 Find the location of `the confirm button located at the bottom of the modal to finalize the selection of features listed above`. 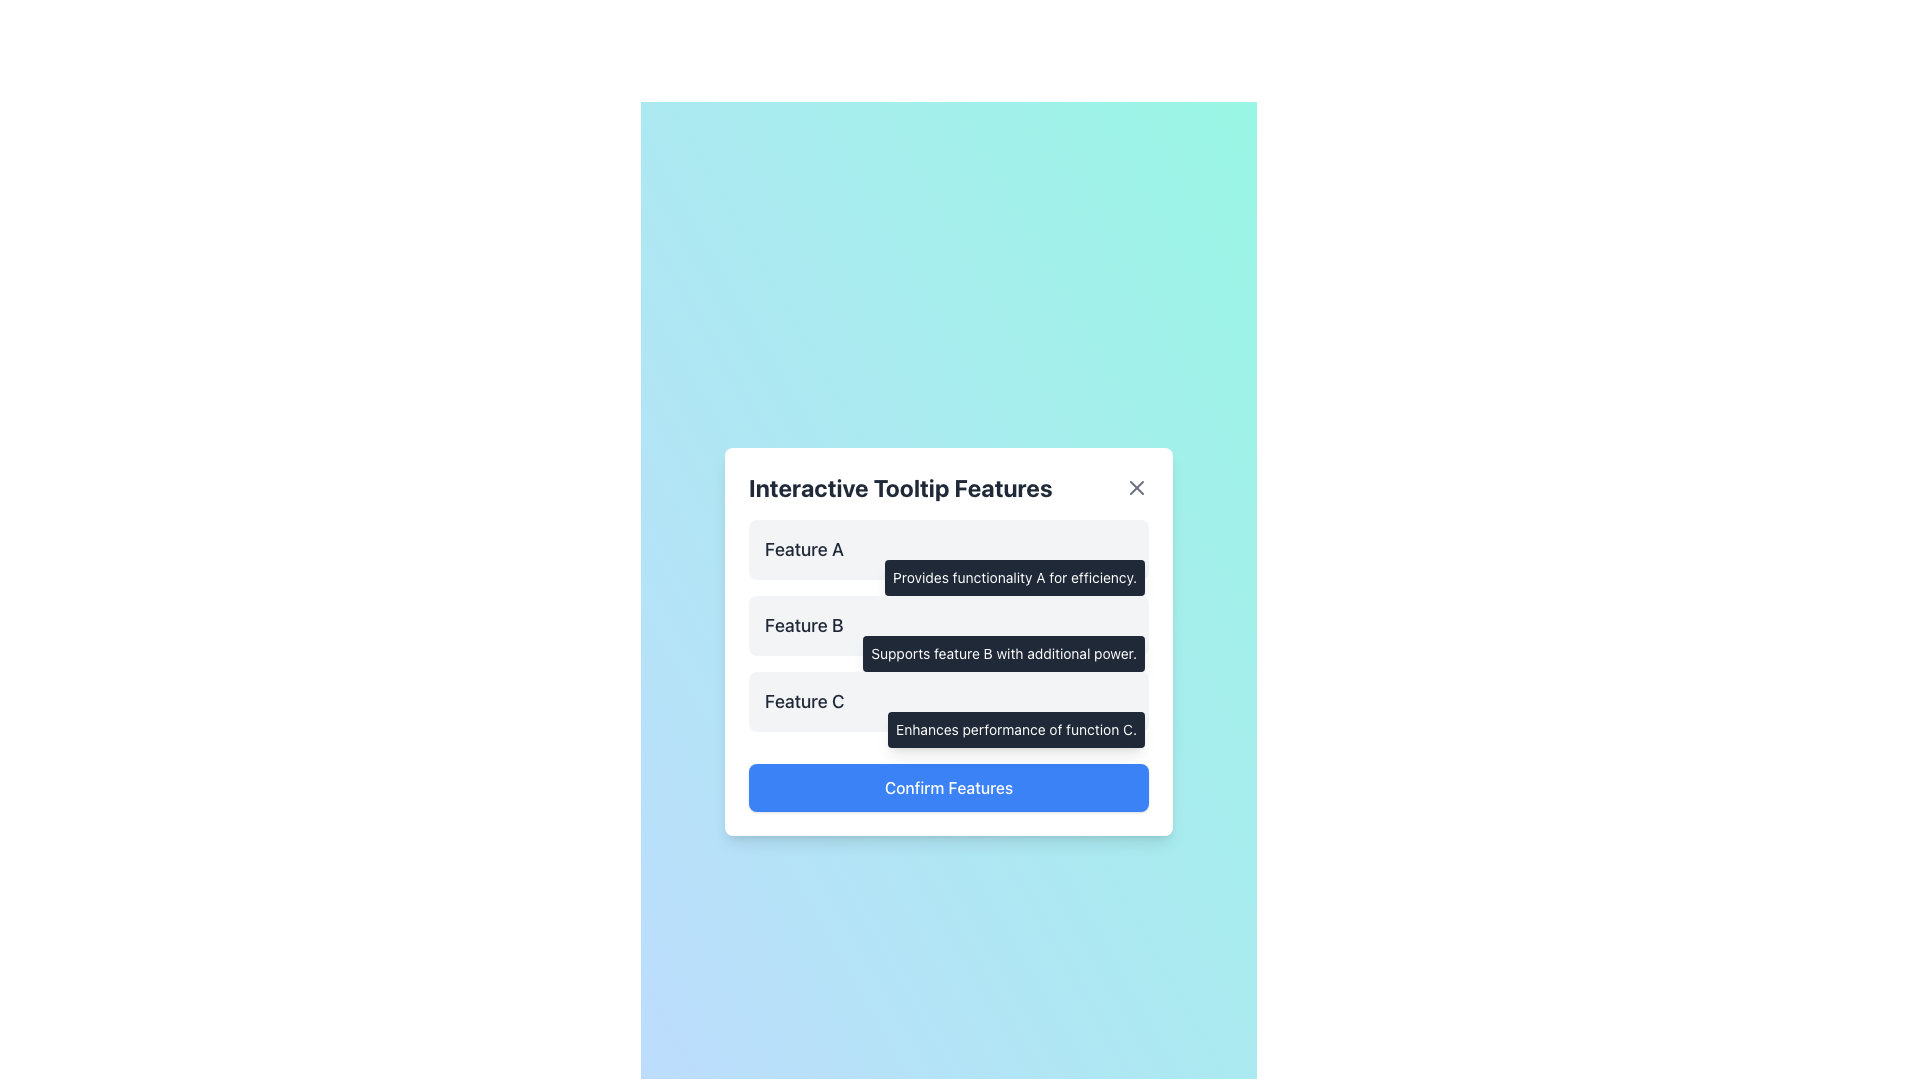

the confirm button located at the bottom of the modal to finalize the selection of features listed above is located at coordinates (948, 786).